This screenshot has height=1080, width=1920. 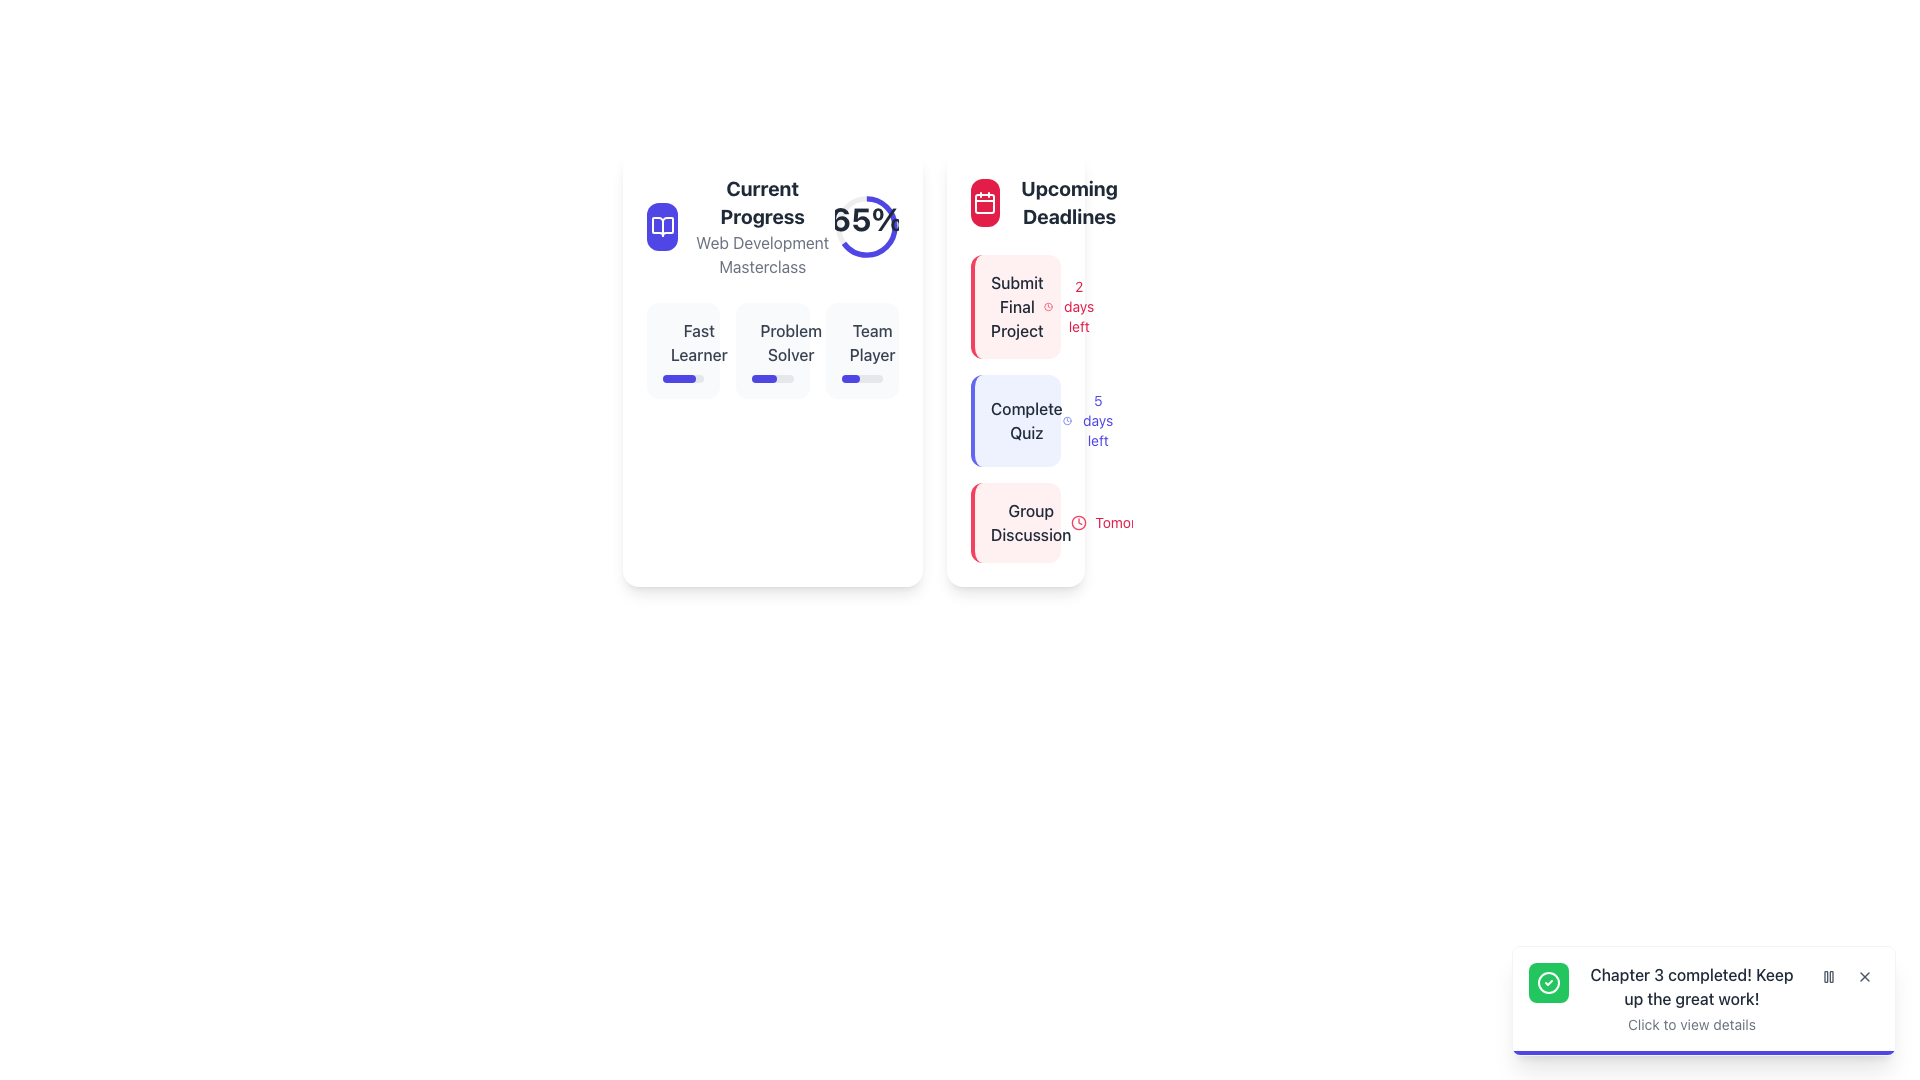 What do you see at coordinates (862, 342) in the screenshot?
I see `the text label displaying 'Team Player' in gray font on a white background, which is the last element of three horizontally arranged cards` at bounding box center [862, 342].